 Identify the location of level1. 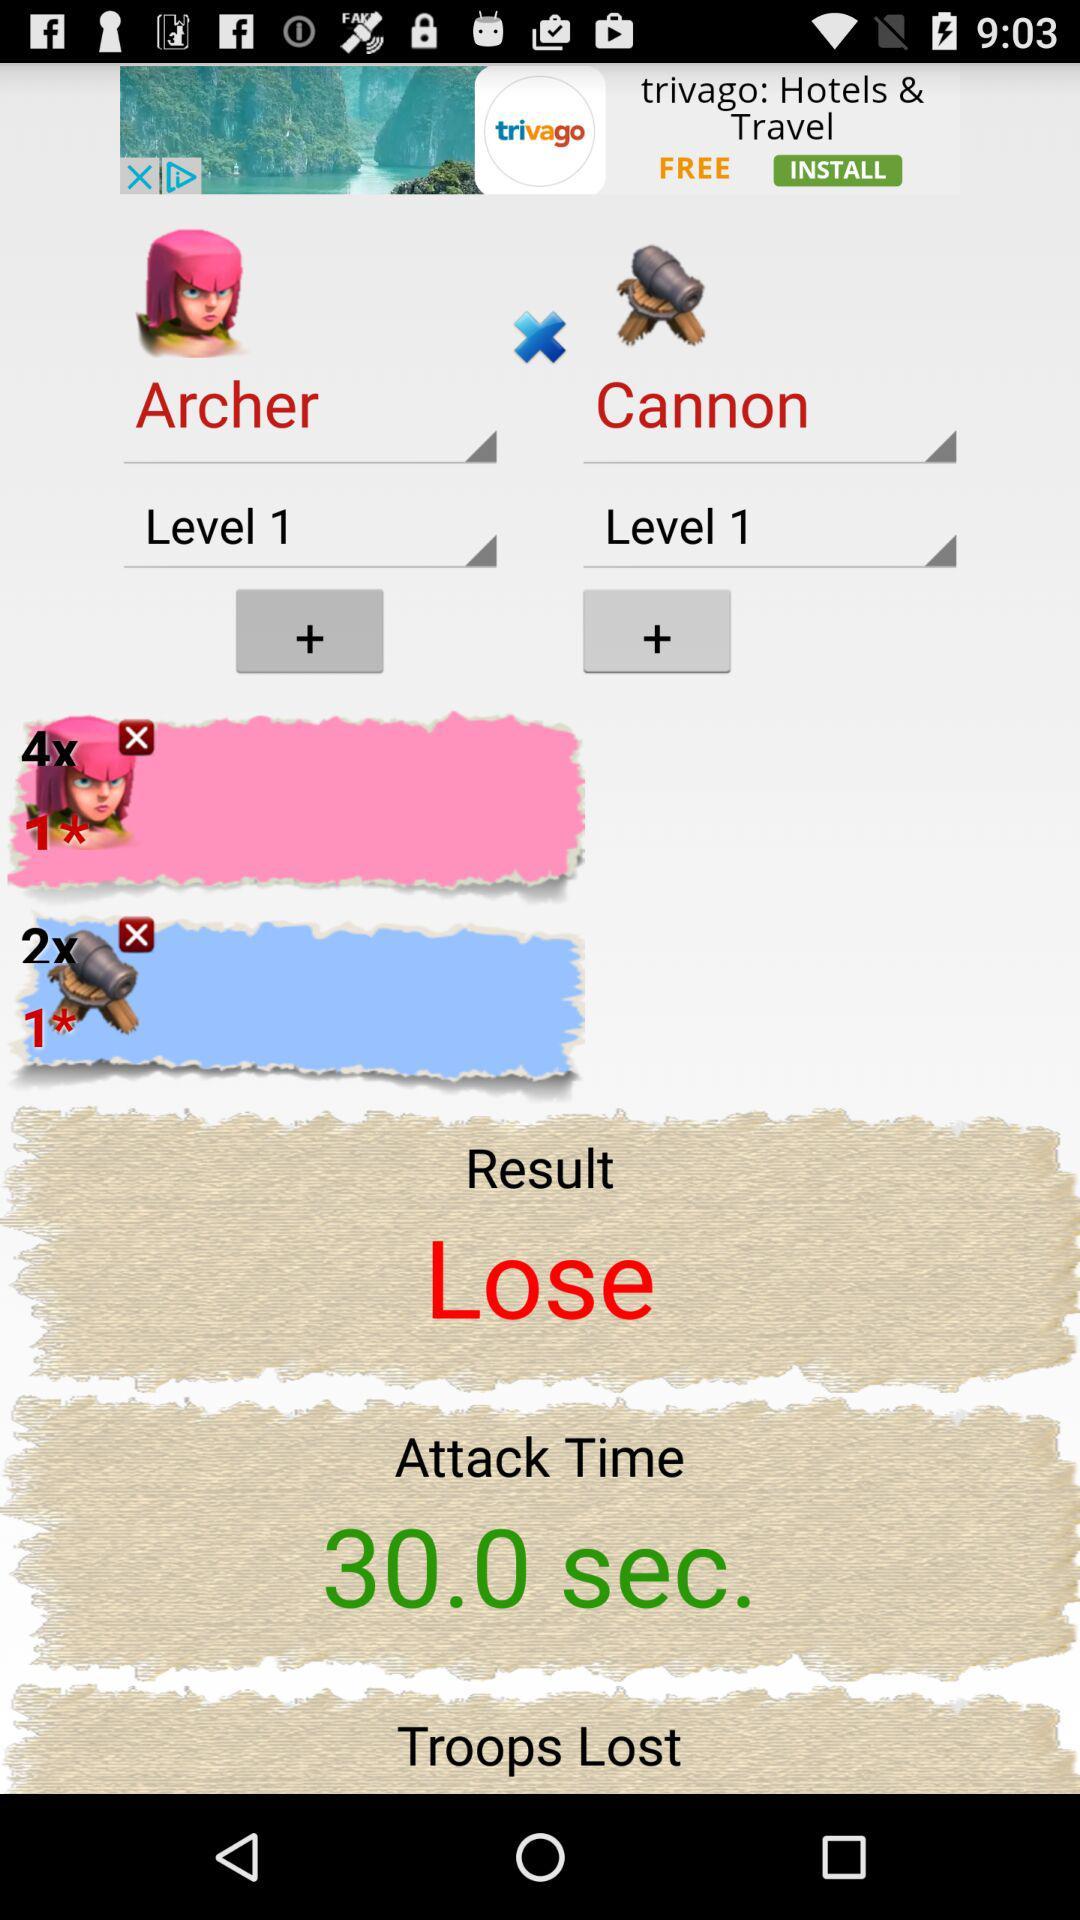
(769, 526).